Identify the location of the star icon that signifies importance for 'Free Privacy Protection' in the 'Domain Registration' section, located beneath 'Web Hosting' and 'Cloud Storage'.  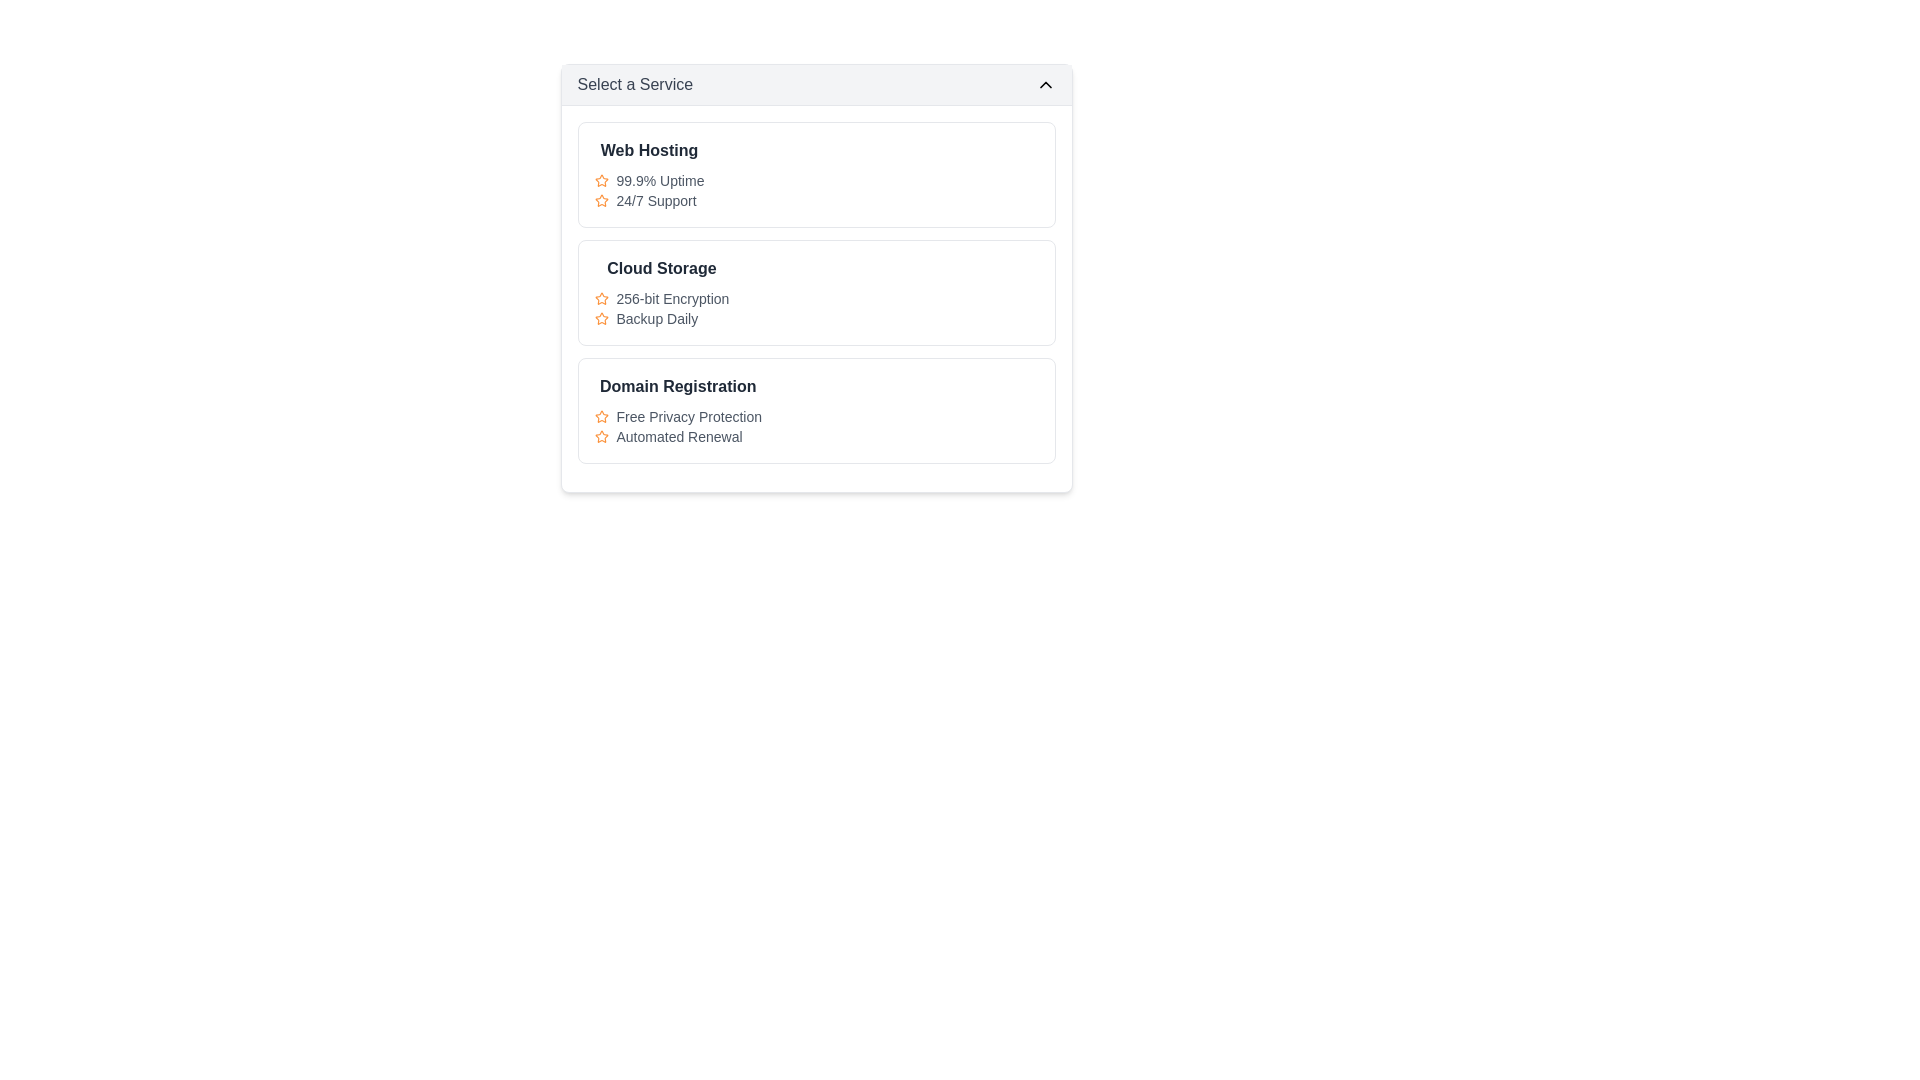
(600, 415).